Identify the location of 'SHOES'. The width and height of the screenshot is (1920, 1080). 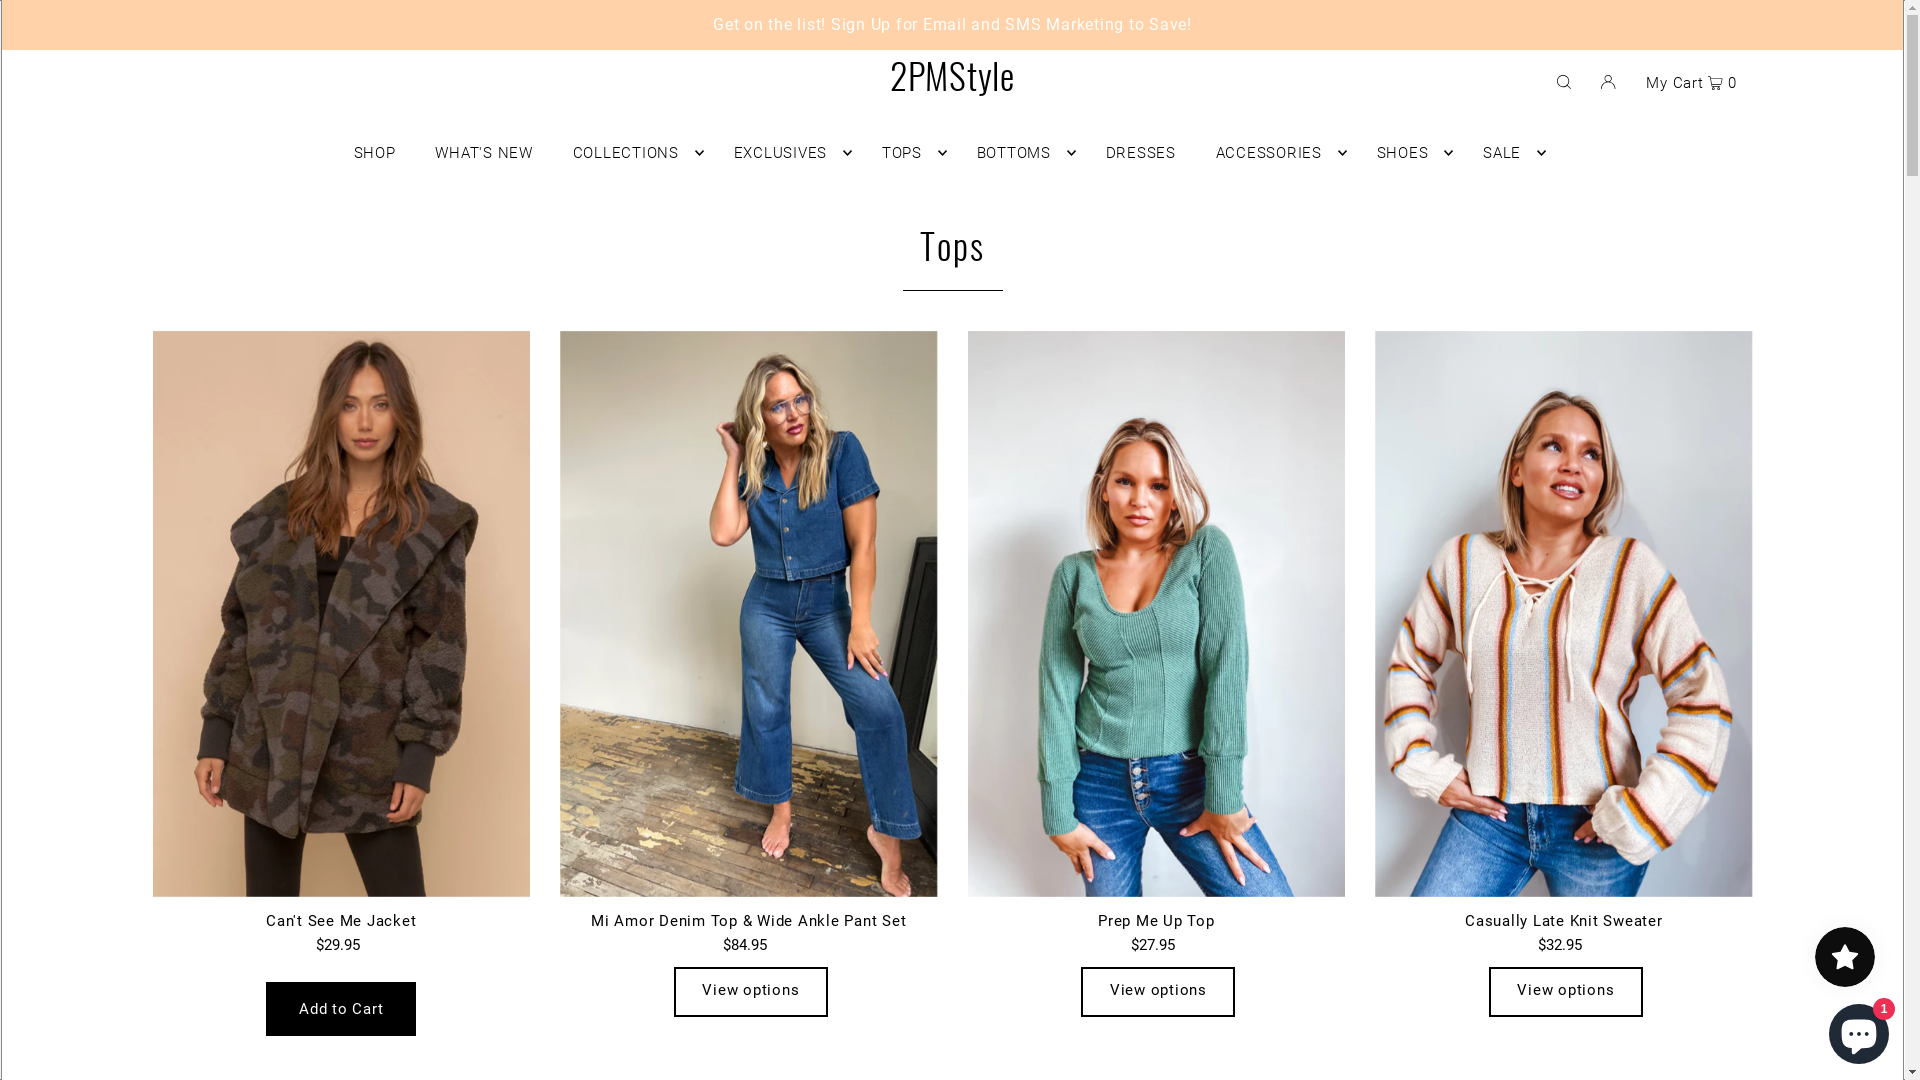
(1409, 152).